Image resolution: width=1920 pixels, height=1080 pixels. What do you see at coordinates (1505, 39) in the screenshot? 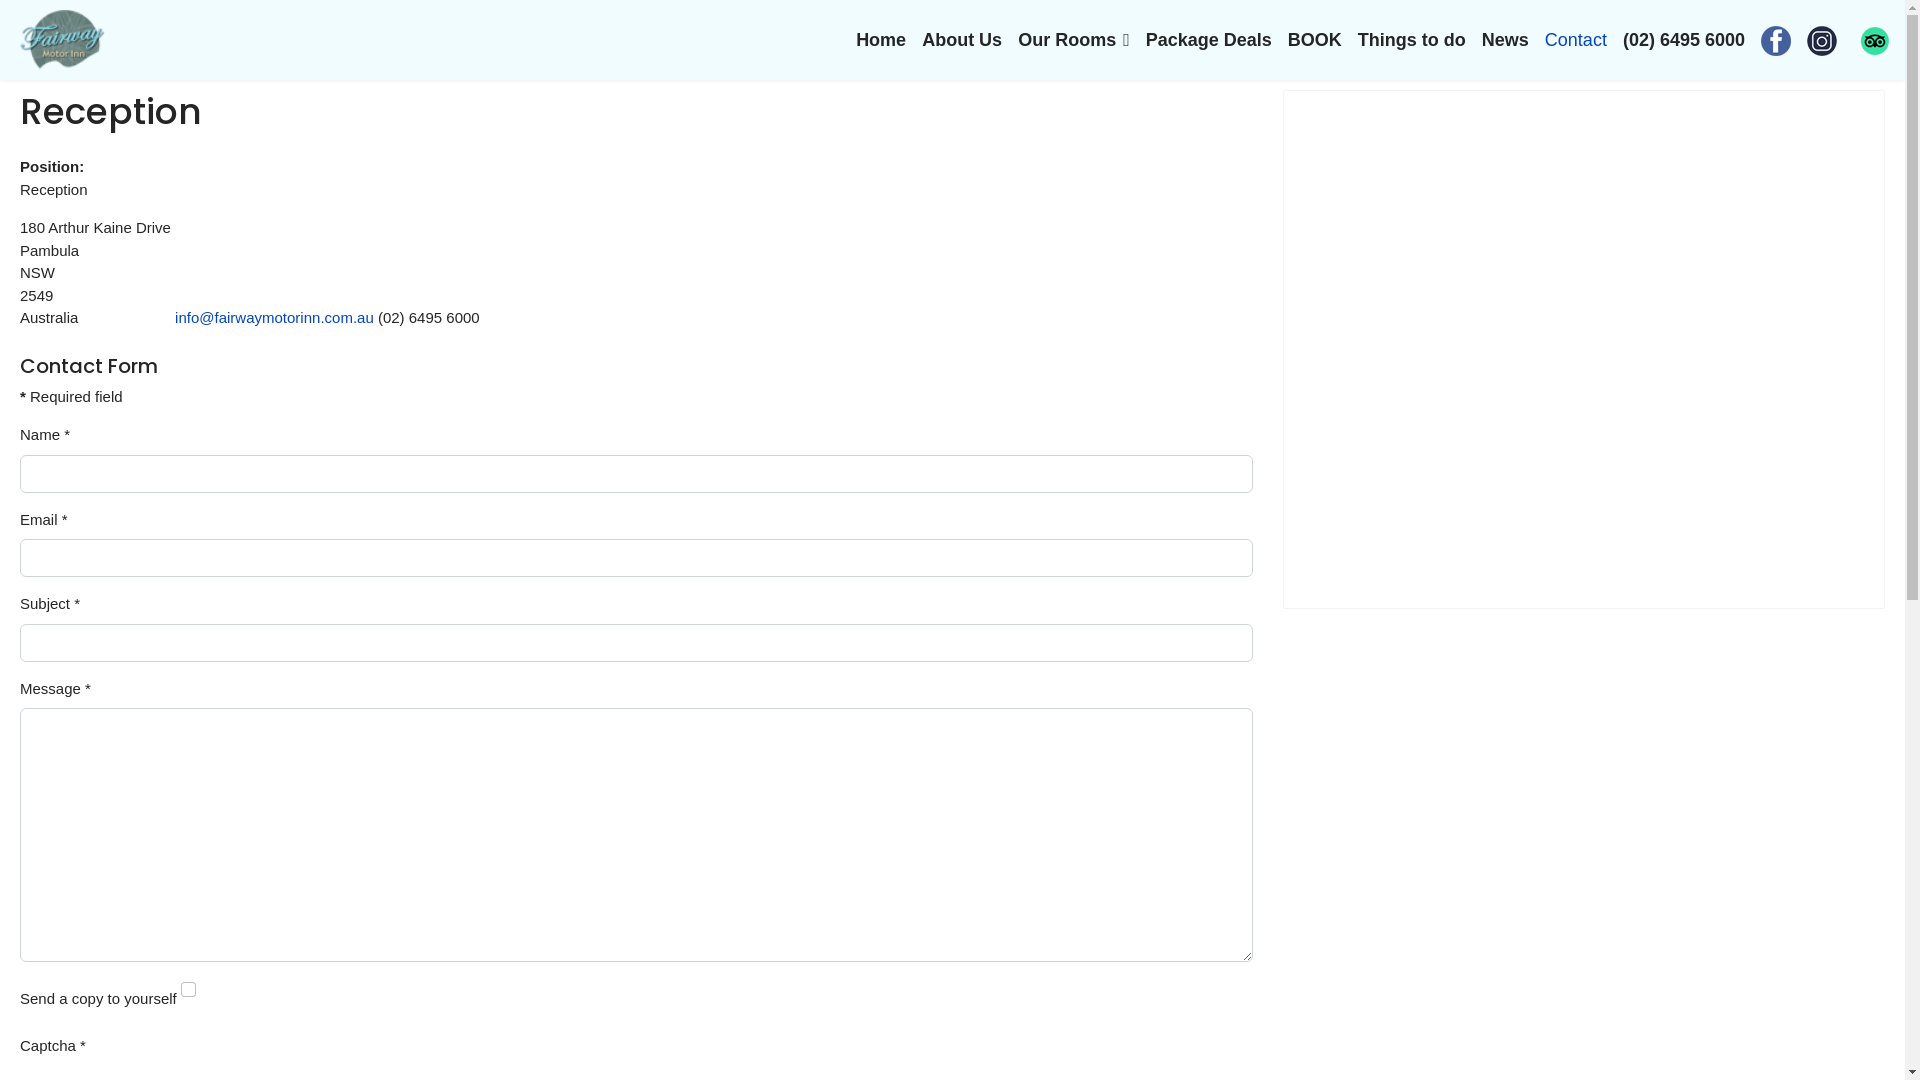
I see `'News'` at bounding box center [1505, 39].